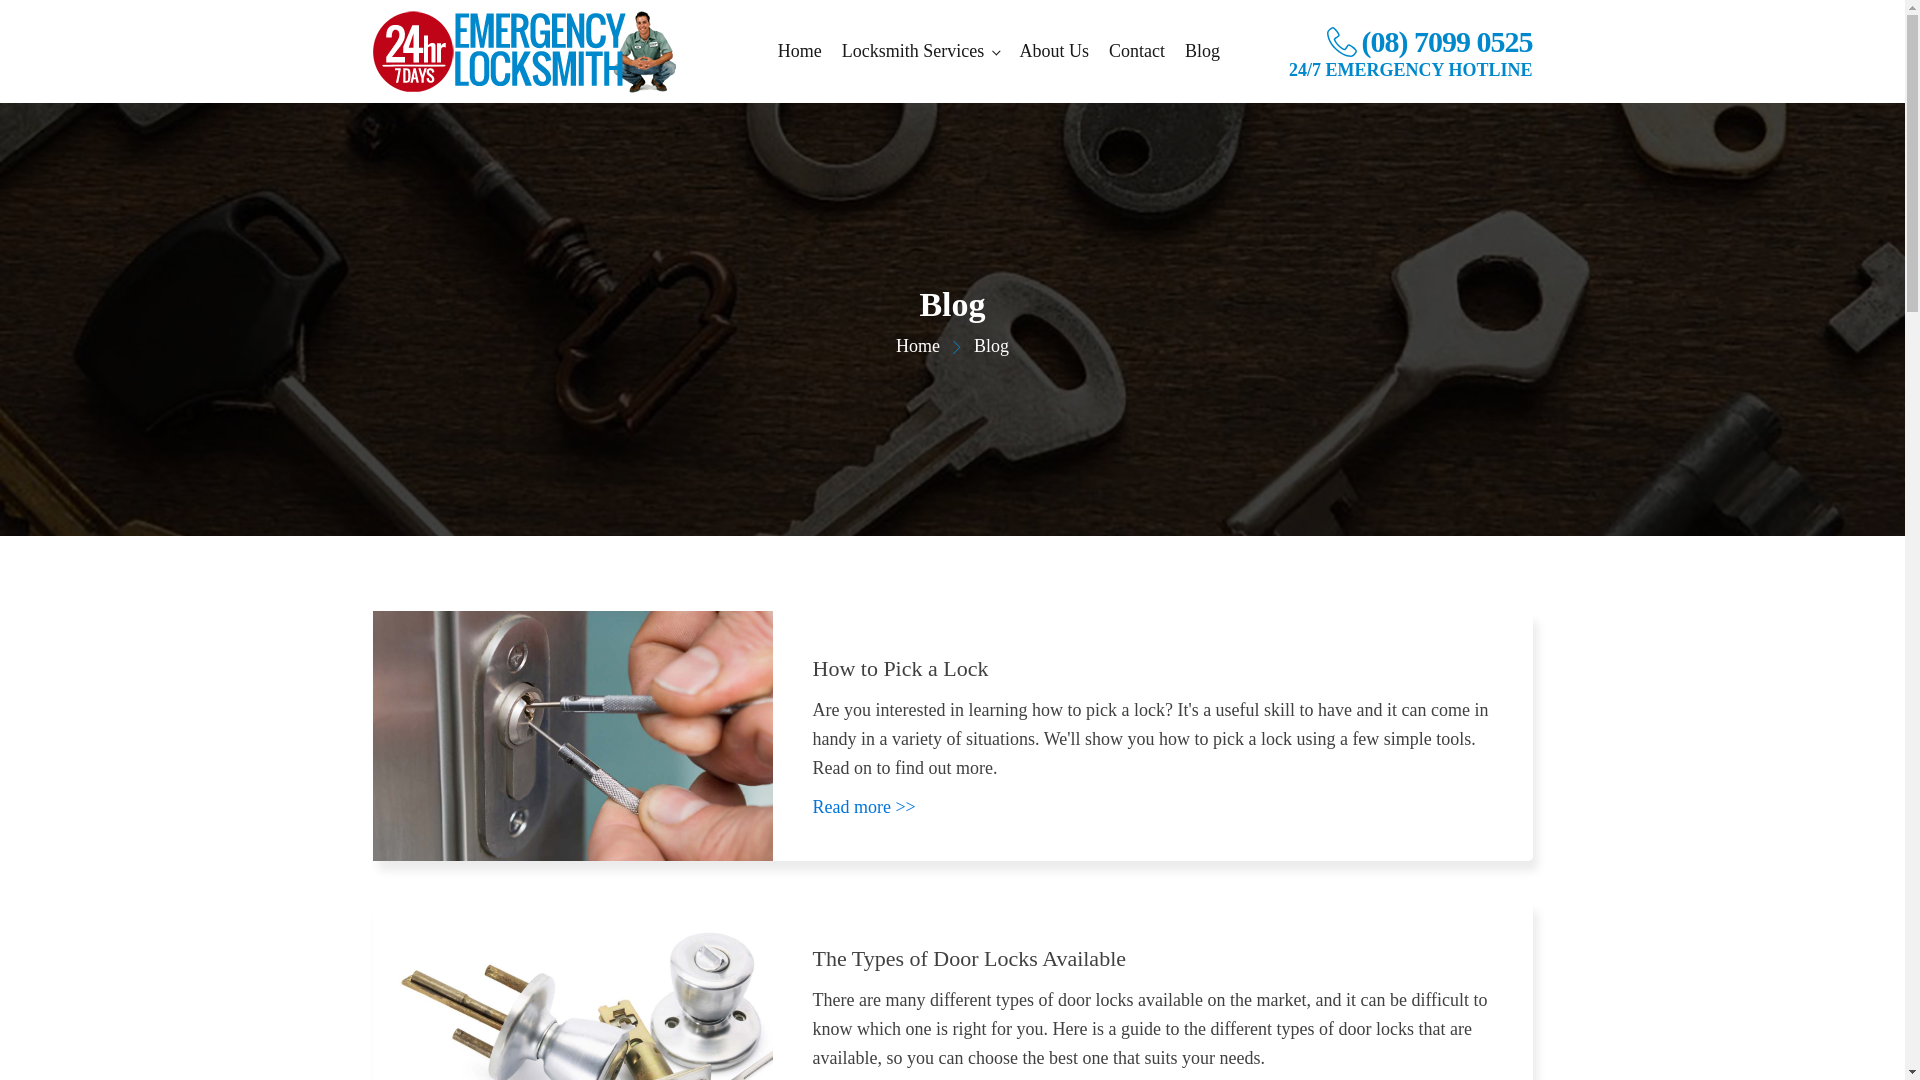 This screenshot has height=1080, width=1920. I want to click on 'Contact', so click(1137, 50).